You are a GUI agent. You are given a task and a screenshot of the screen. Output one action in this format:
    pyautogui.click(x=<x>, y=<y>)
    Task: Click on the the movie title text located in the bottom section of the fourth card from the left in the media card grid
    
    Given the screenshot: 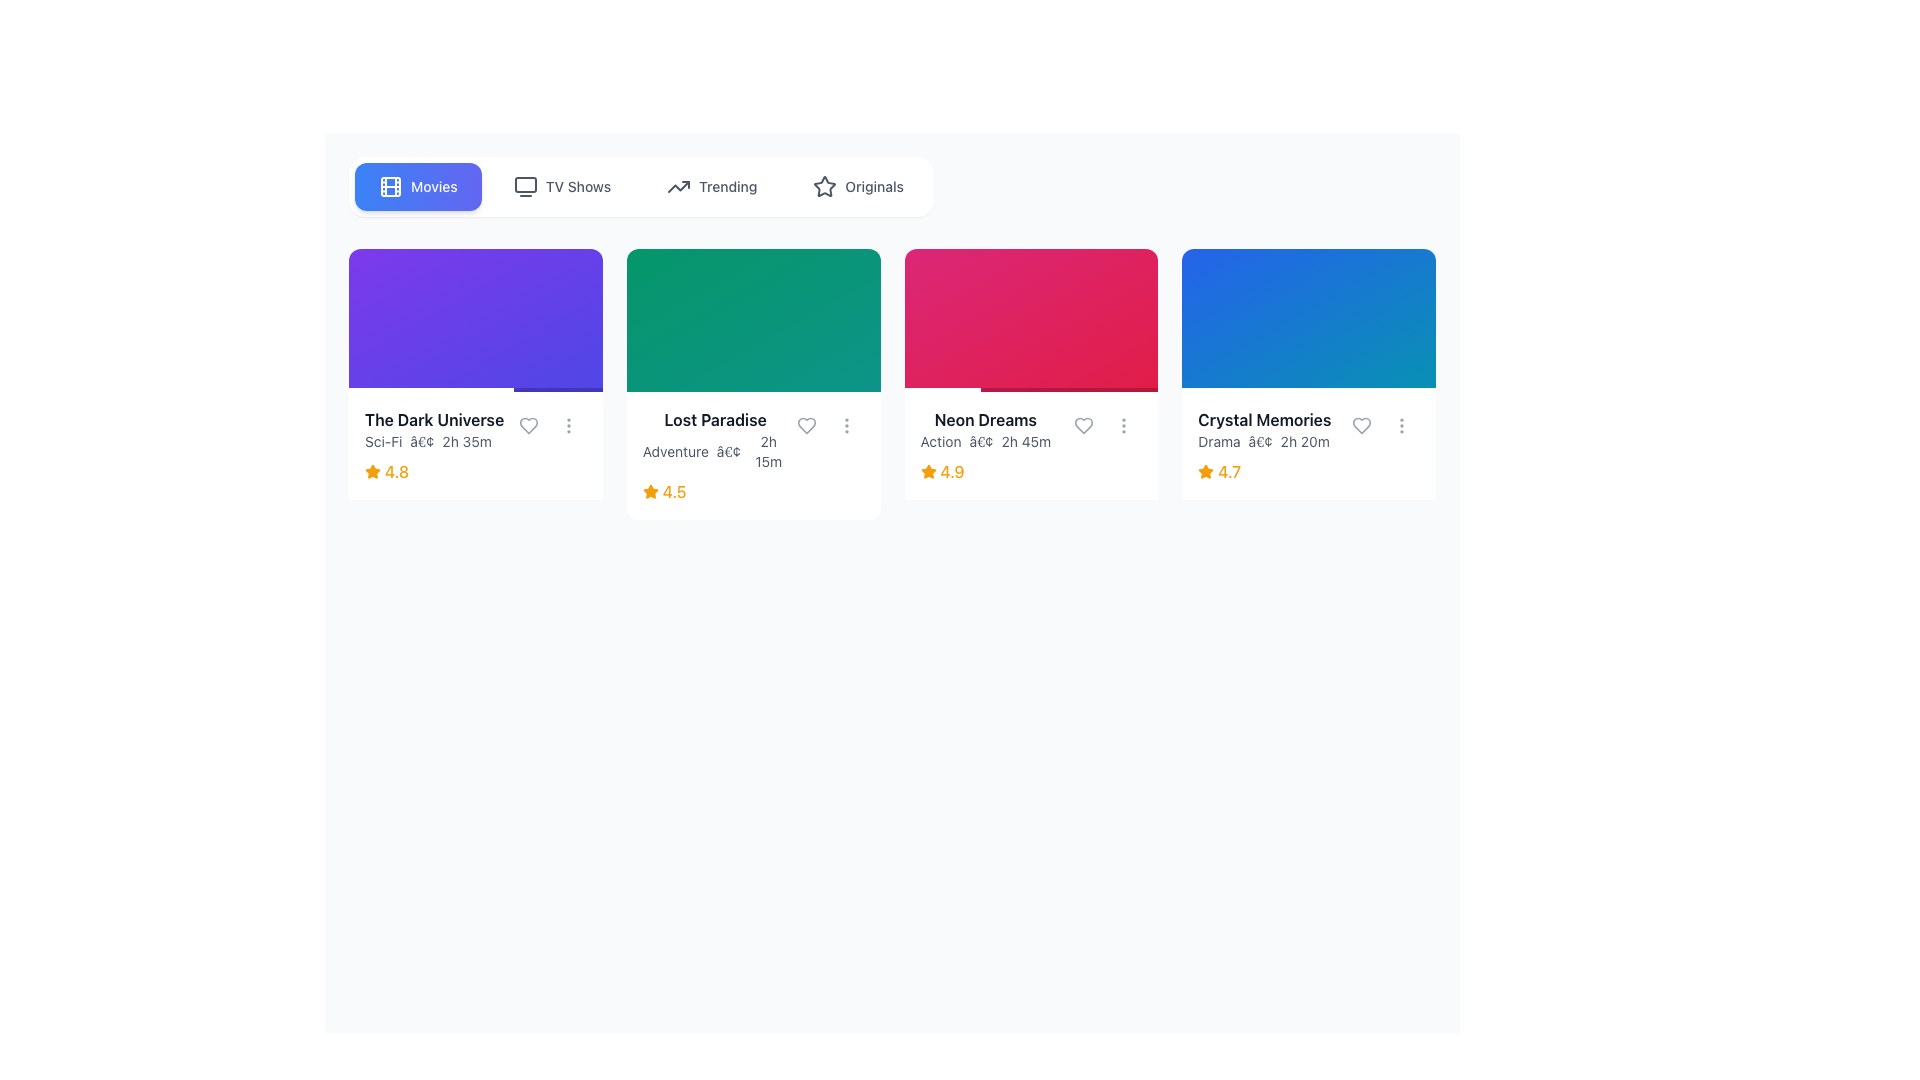 What is the action you would take?
    pyautogui.click(x=1263, y=418)
    